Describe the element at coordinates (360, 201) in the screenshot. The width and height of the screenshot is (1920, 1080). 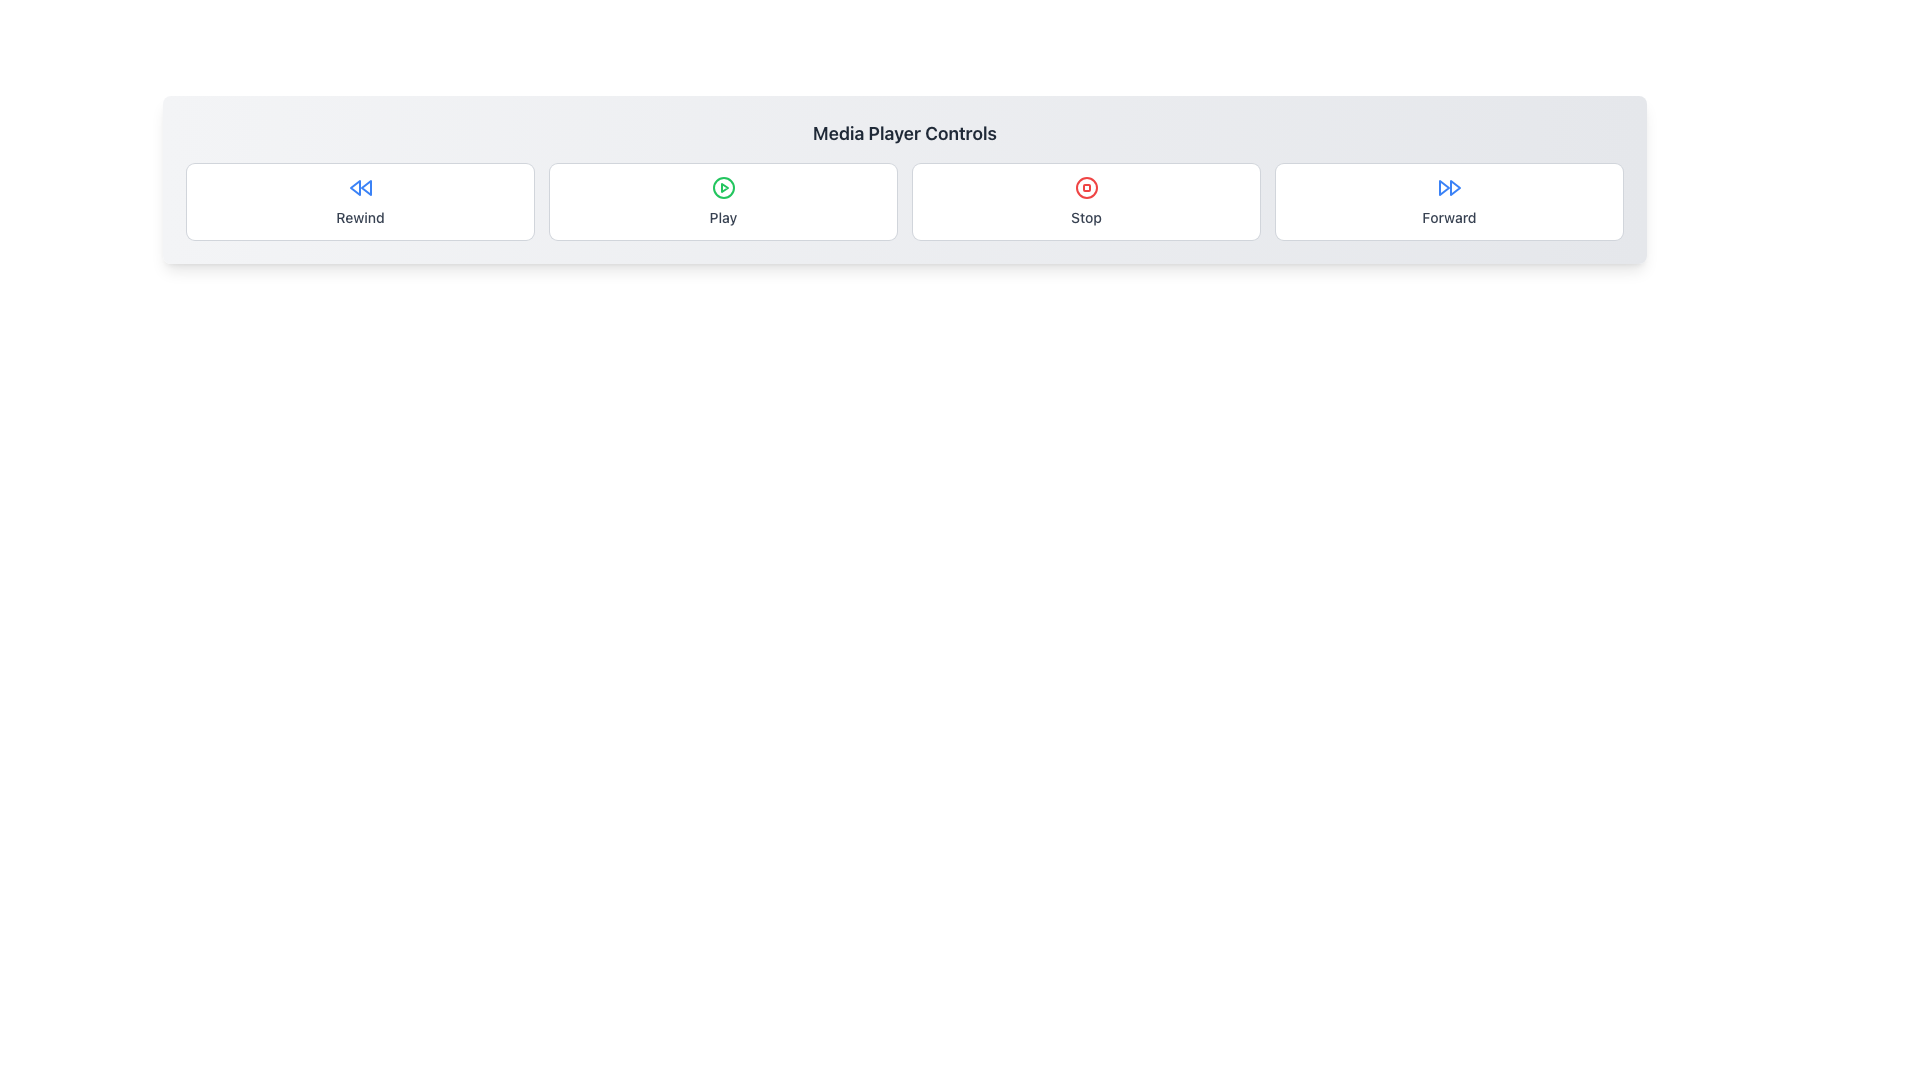
I see `the 'Rewind' button` at that location.